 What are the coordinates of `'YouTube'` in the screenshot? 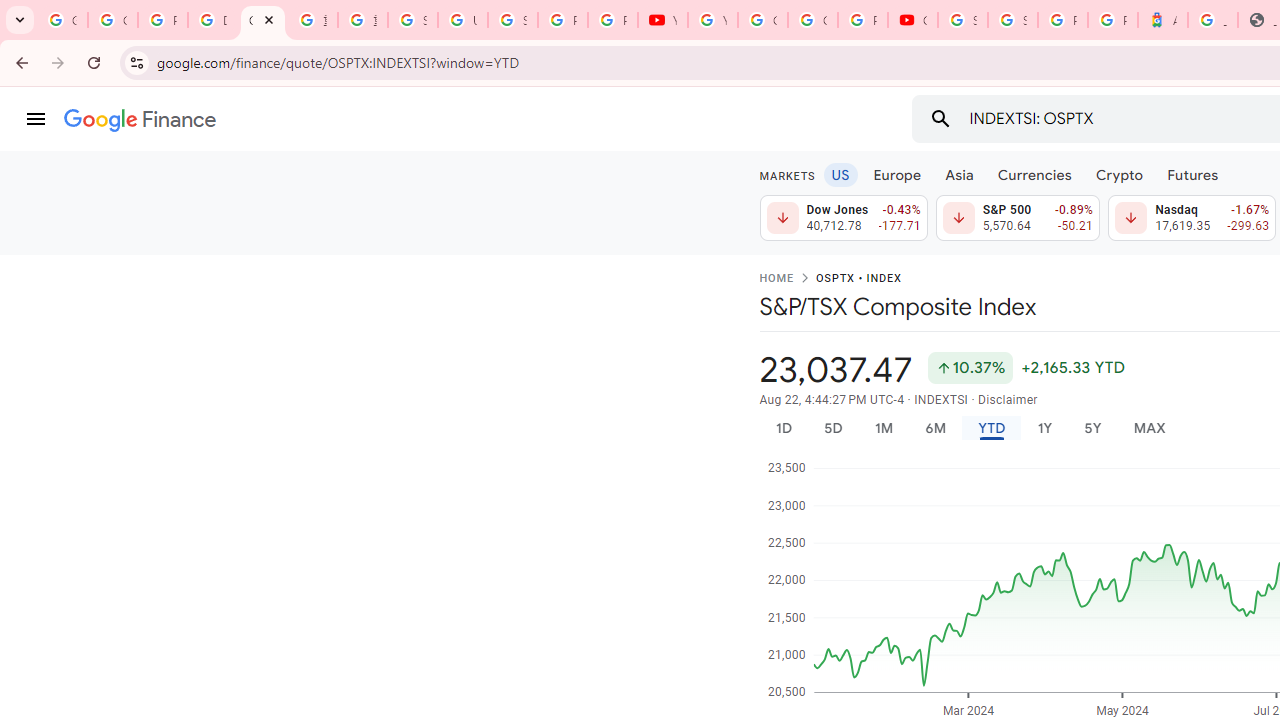 It's located at (712, 20).